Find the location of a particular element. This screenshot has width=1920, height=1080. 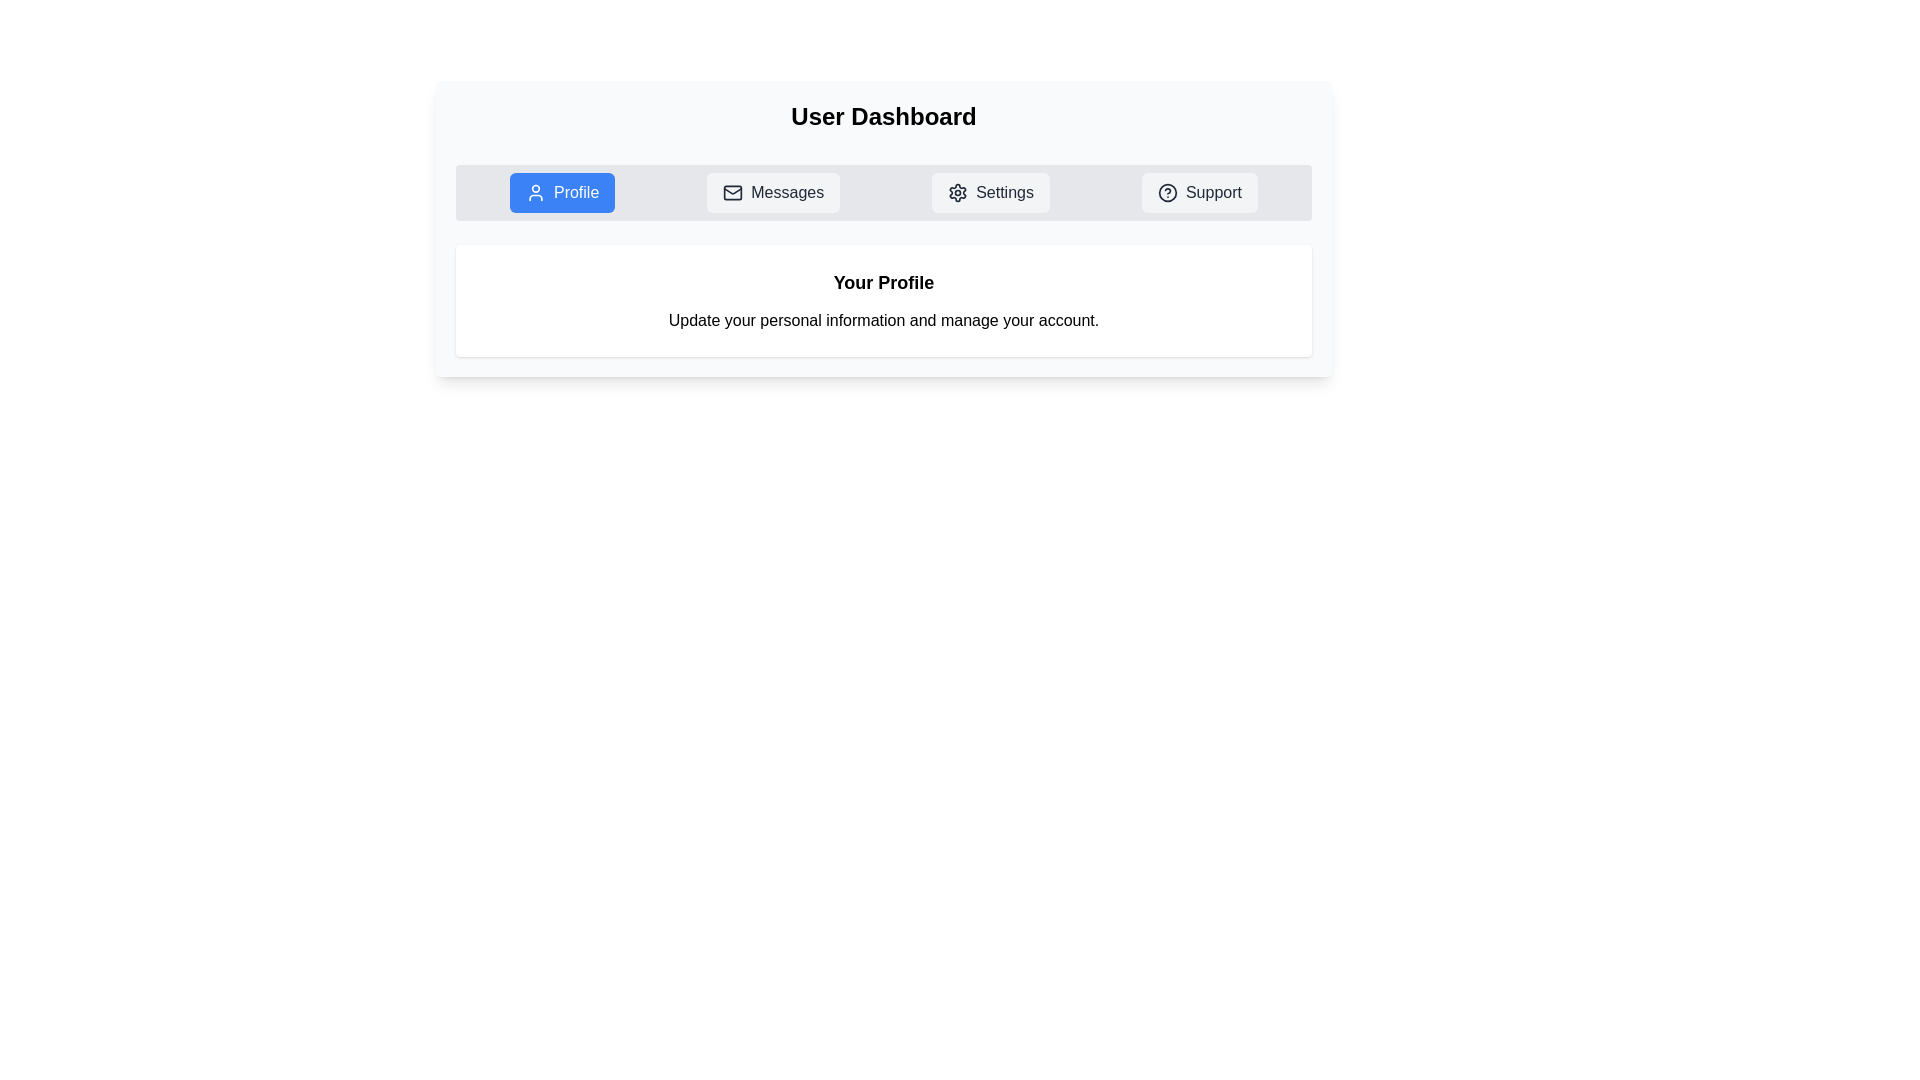

the user profile icon, which is represented as an avatar graphic inside a circular border with a blue background, to trigger tooltips or visual effects is located at coordinates (536, 192).